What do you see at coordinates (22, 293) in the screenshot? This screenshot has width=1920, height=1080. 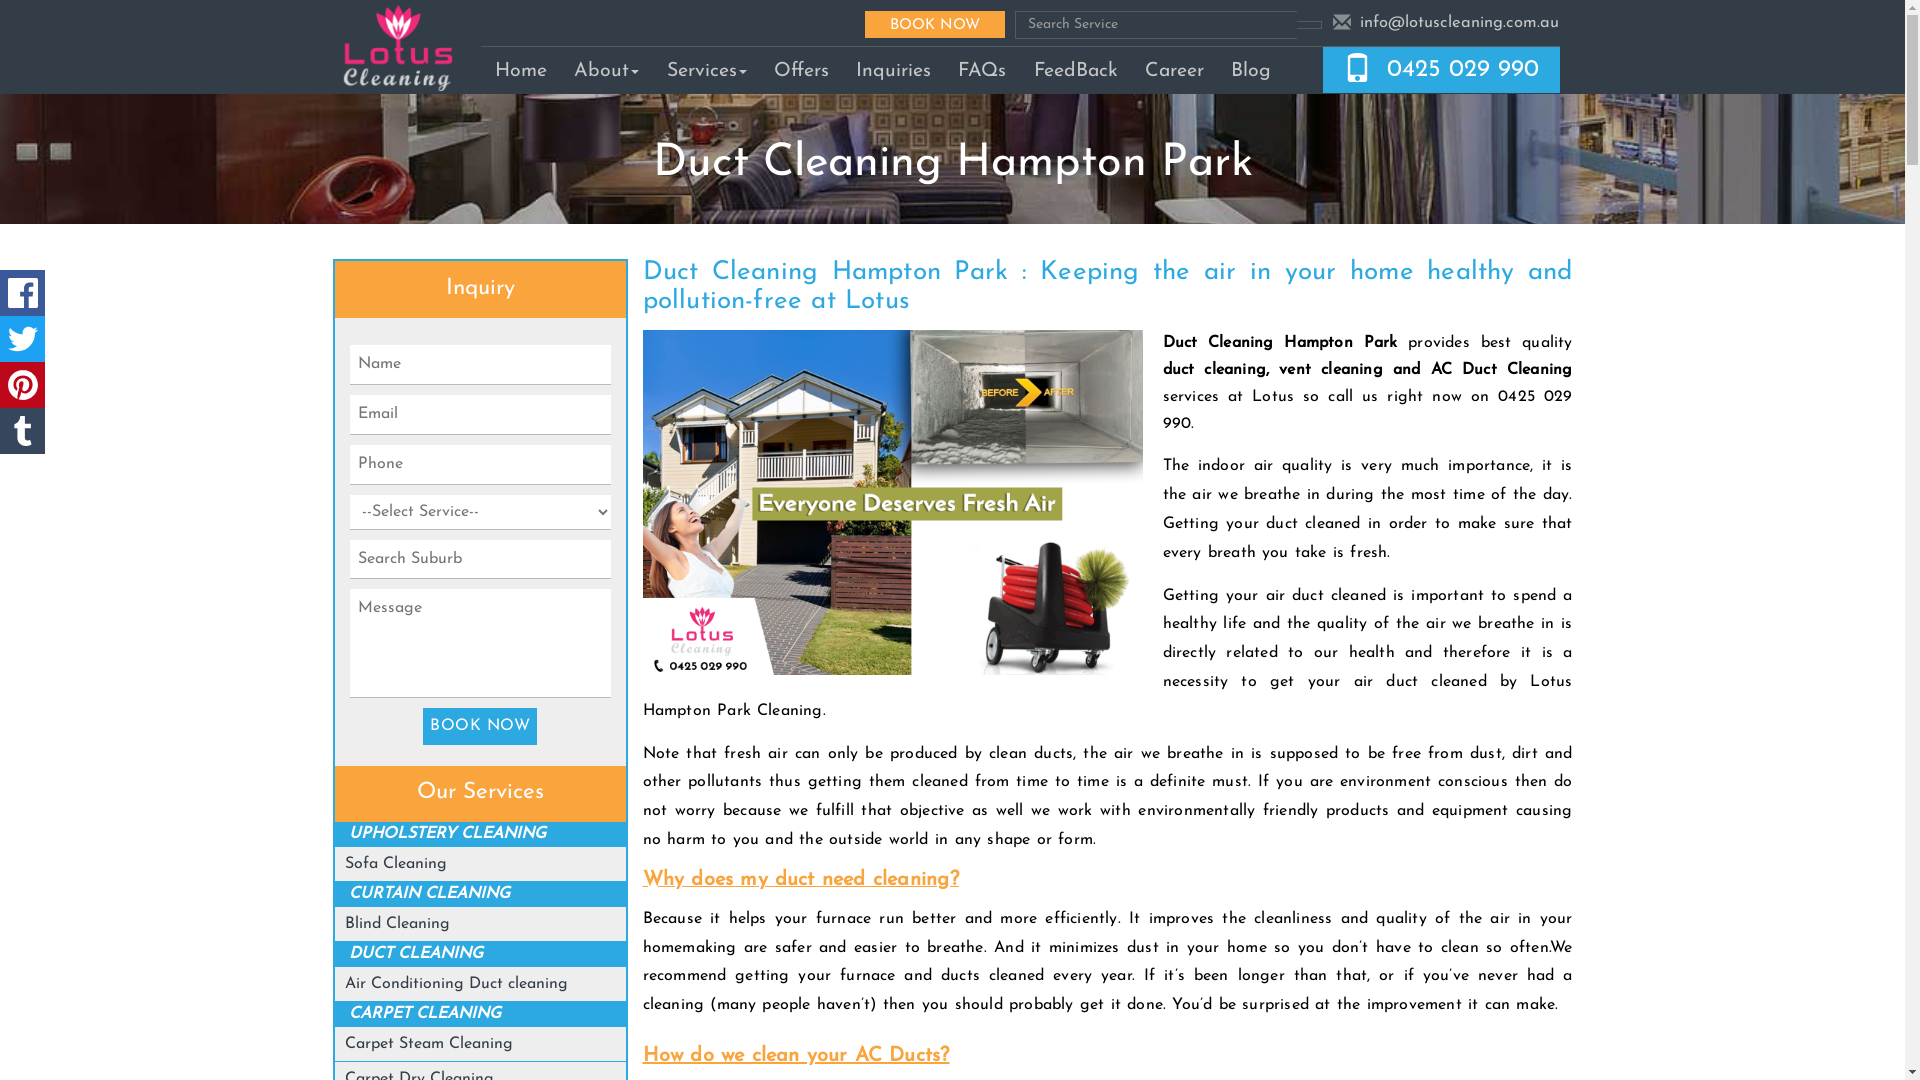 I see `'share with: facebook'` at bounding box center [22, 293].